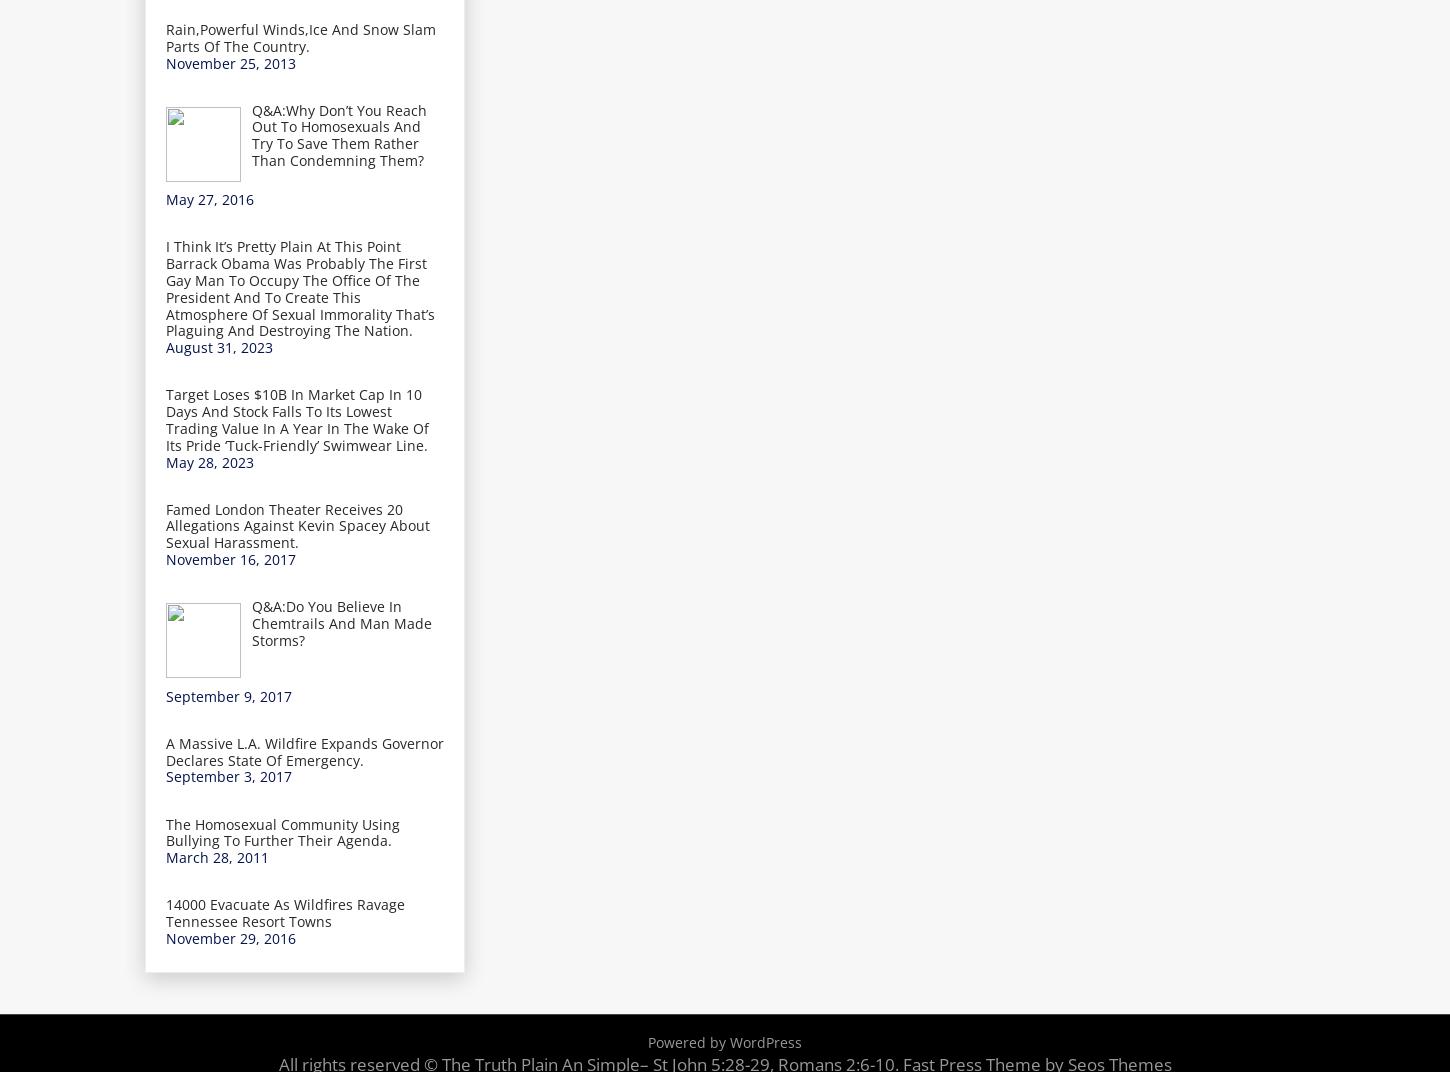  Describe the element at coordinates (338, 134) in the screenshot. I see `'Q&A:Why Don’t You Reach Out To Homosexuals And Try To Save Them Rather Than Condemning Them?'` at that location.